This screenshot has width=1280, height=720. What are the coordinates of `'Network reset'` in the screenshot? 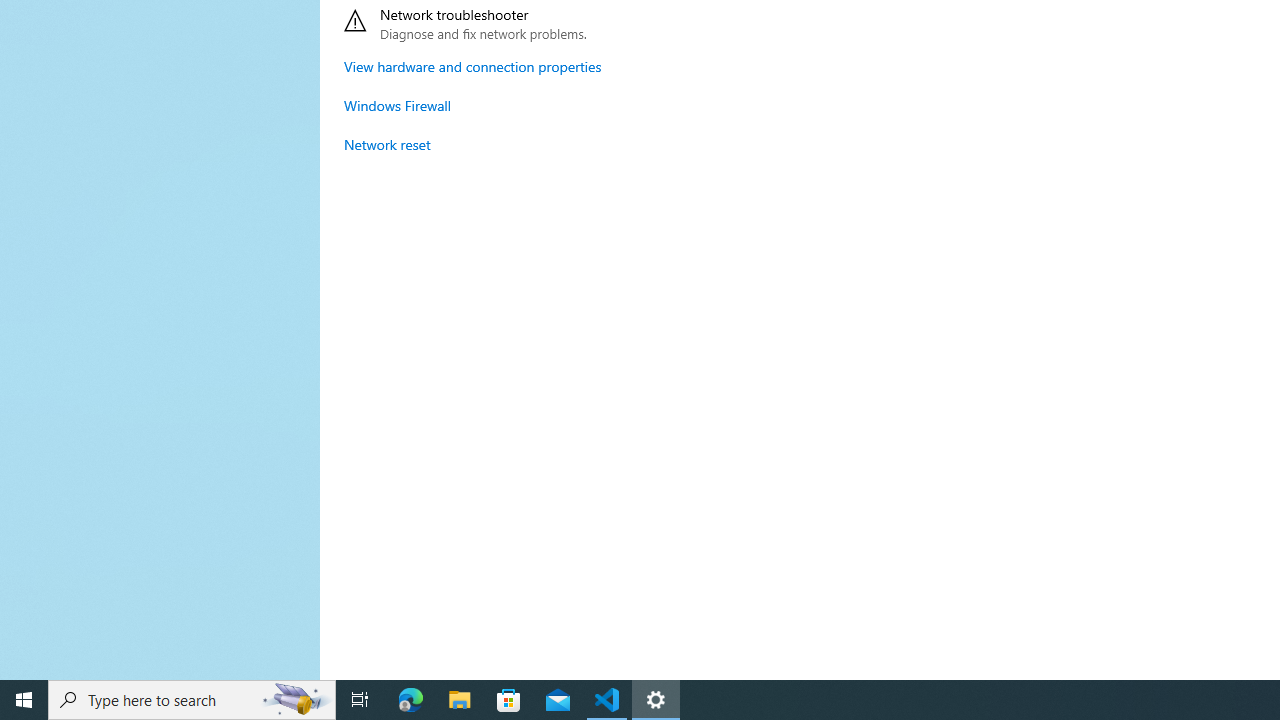 It's located at (387, 143).